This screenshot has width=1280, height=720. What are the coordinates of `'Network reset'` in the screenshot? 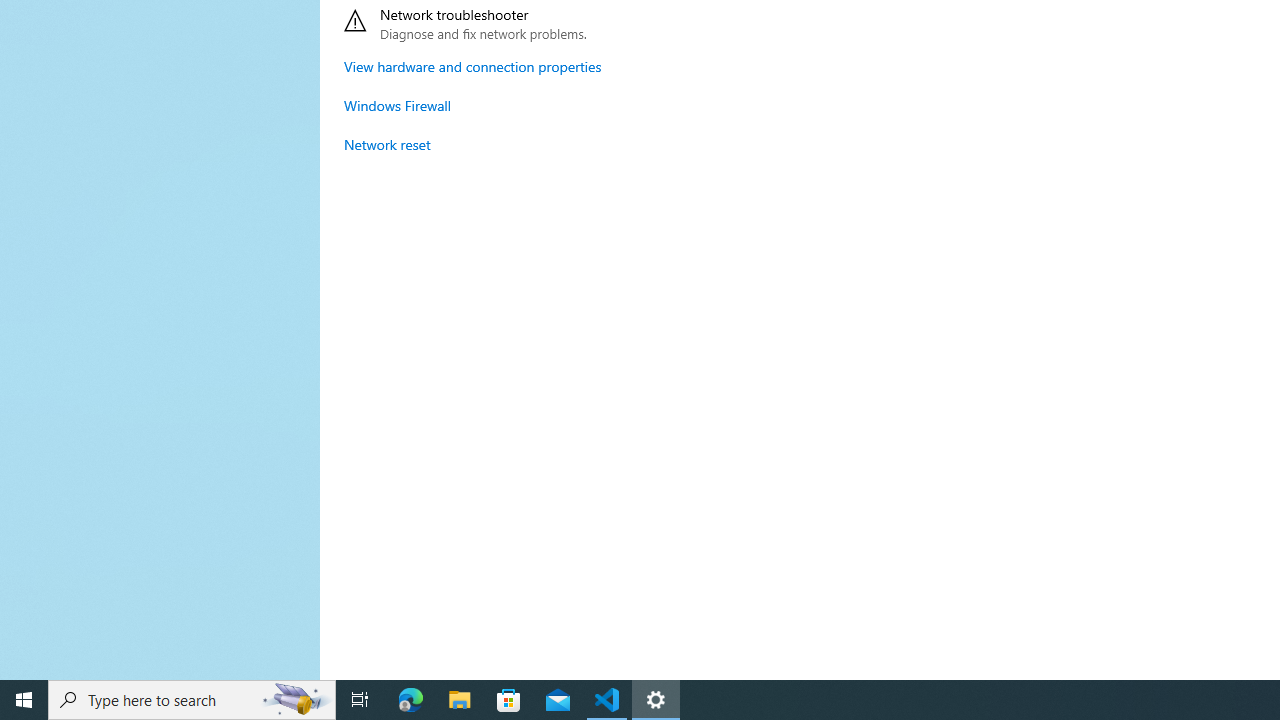 It's located at (387, 143).